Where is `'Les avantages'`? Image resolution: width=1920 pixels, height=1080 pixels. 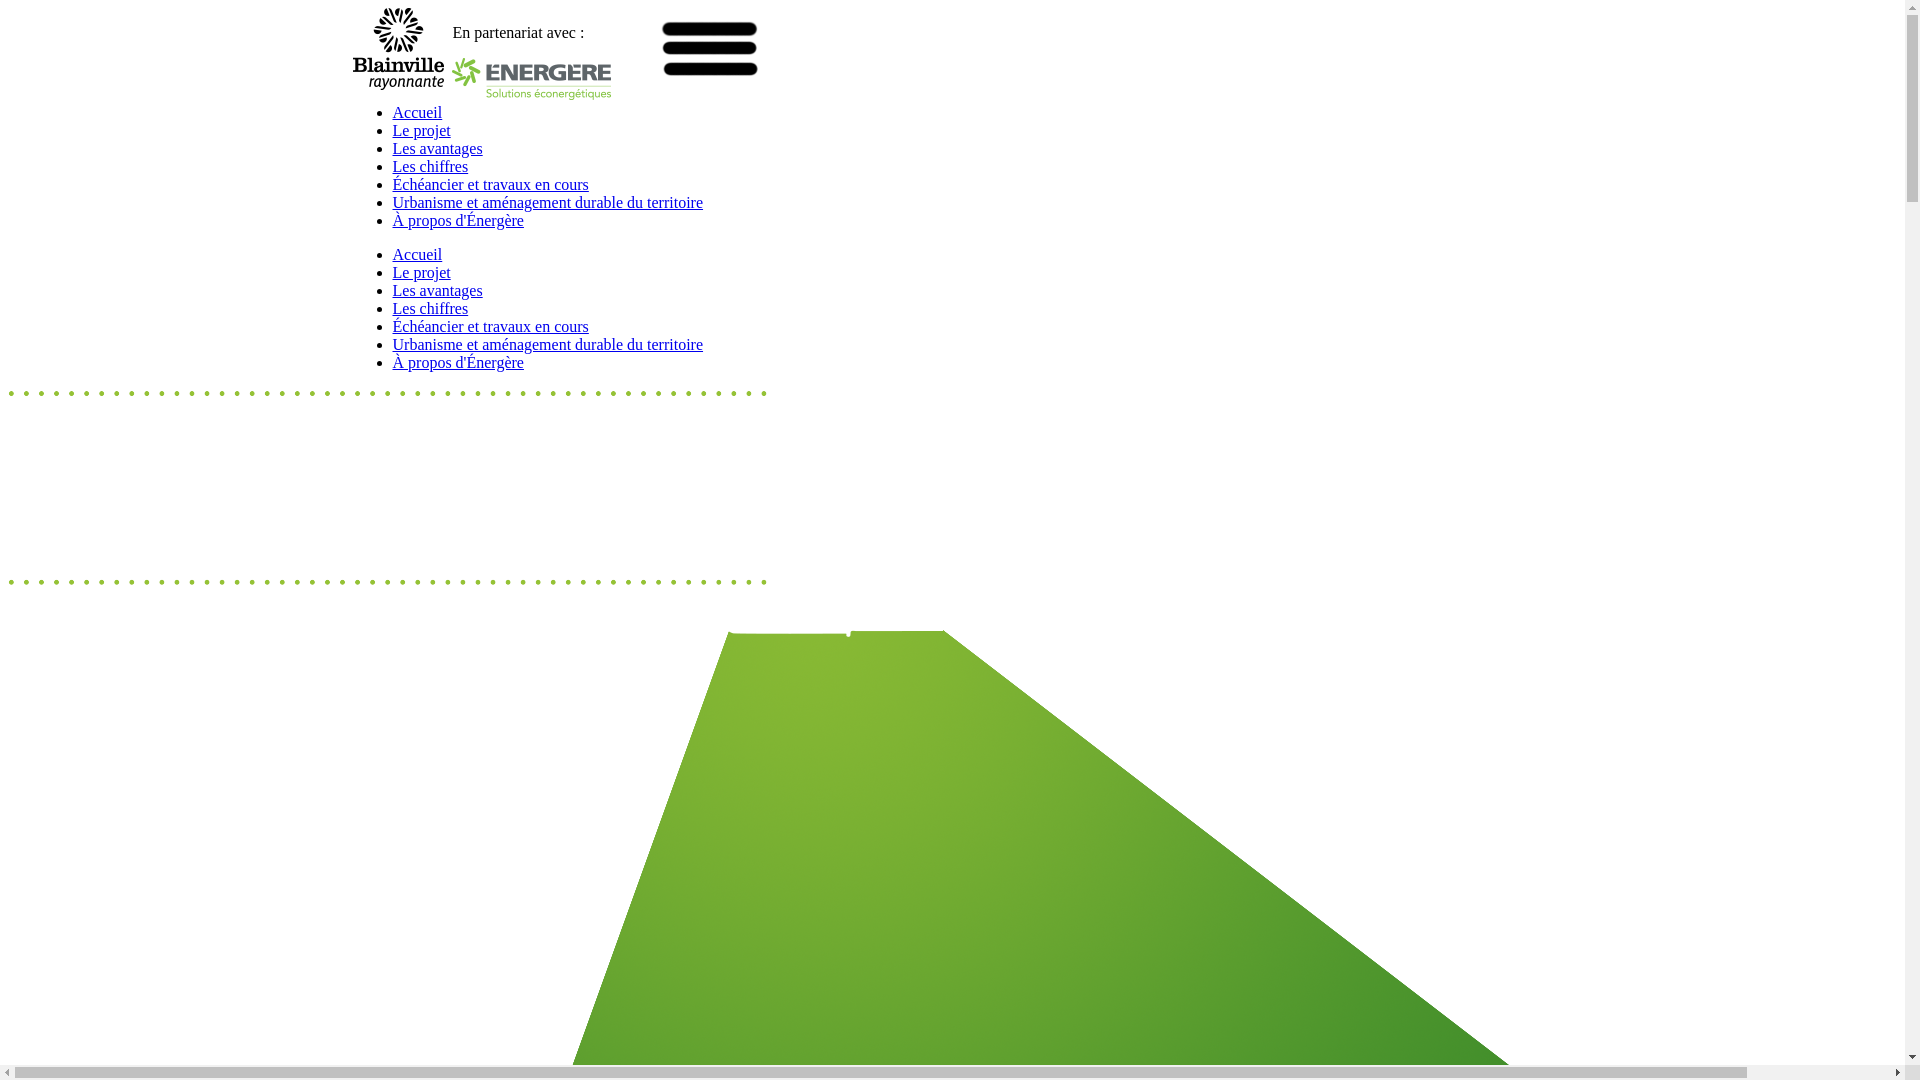 'Les avantages' is located at coordinates (435, 147).